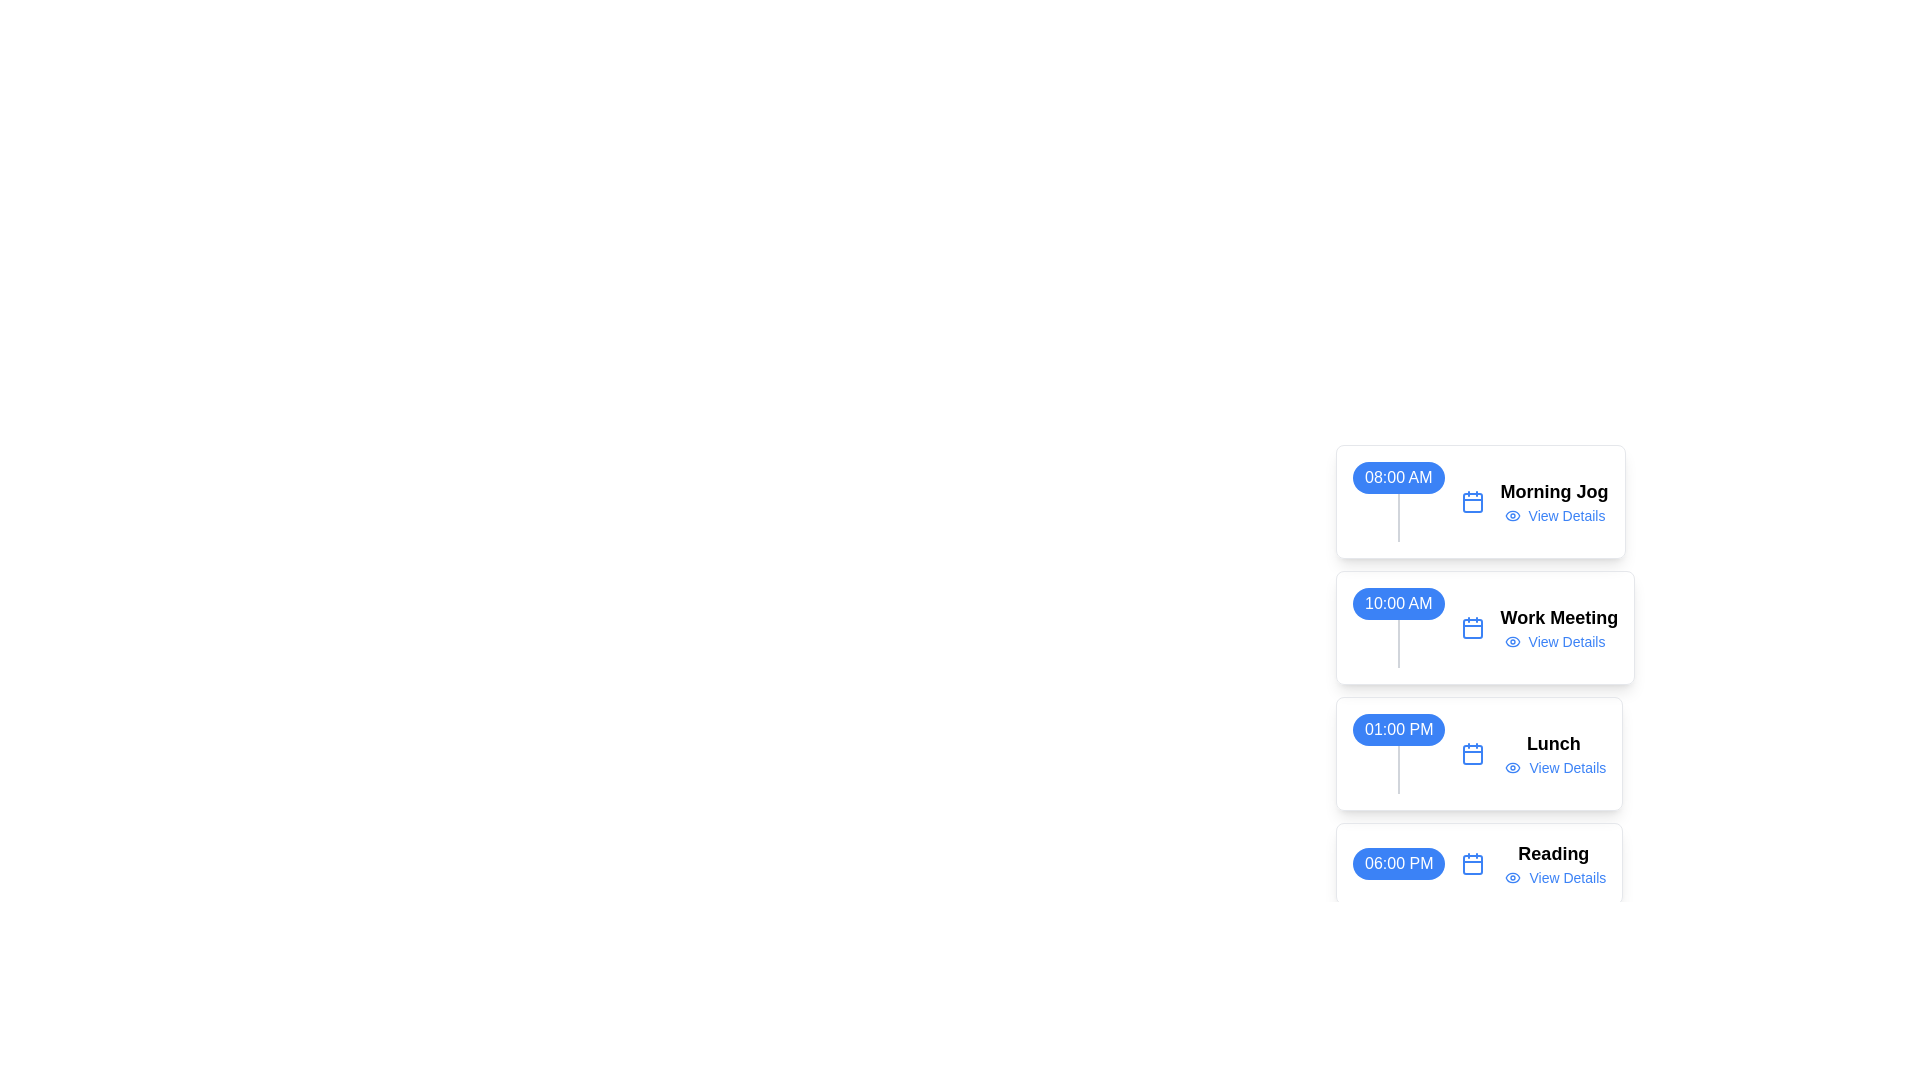  Describe the element at coordinates (1552, 766) in the screenshot. I see `the 'View Details' hyperlink, which is styled in a small blue font and underlined when hovered over, located beneath the 'Lunch' title in the scheduled events` at that location.